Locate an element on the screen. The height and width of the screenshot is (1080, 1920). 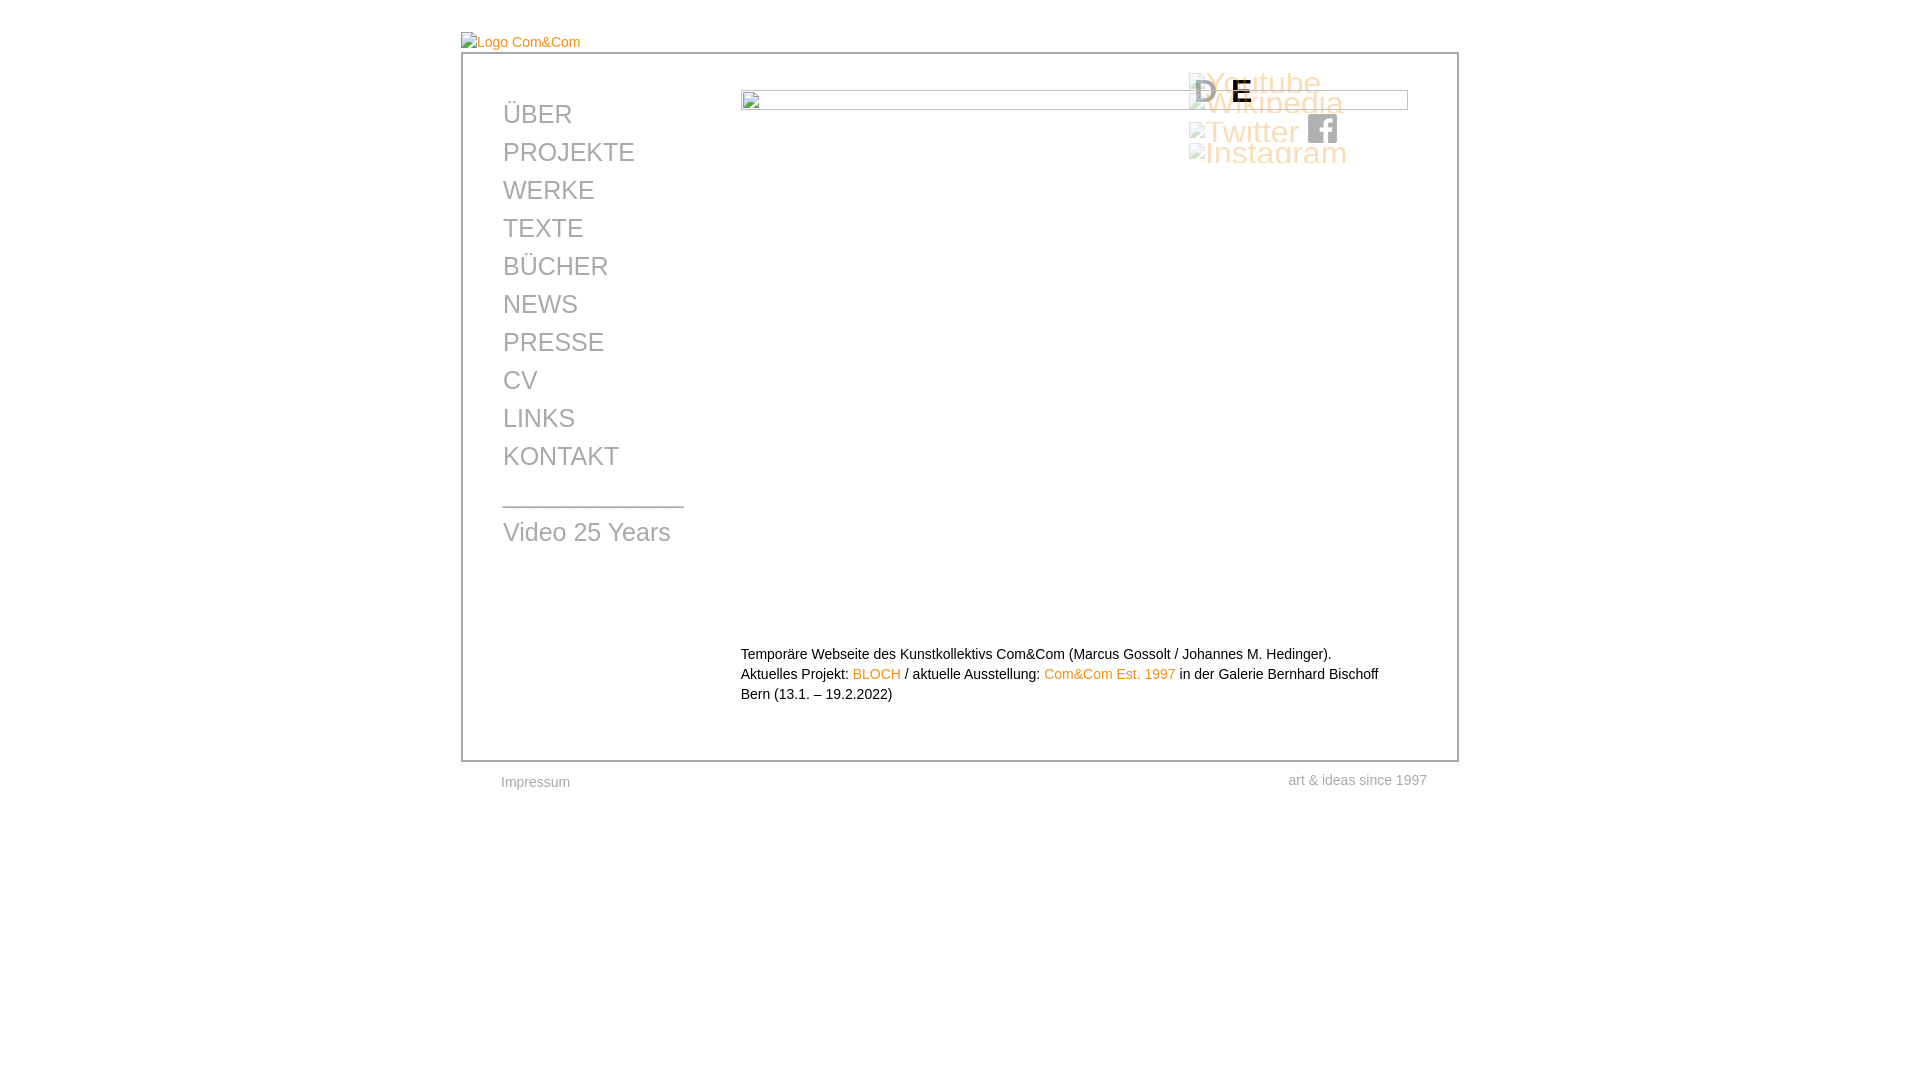
'Facebook' is located at coordinates (1323, 131).